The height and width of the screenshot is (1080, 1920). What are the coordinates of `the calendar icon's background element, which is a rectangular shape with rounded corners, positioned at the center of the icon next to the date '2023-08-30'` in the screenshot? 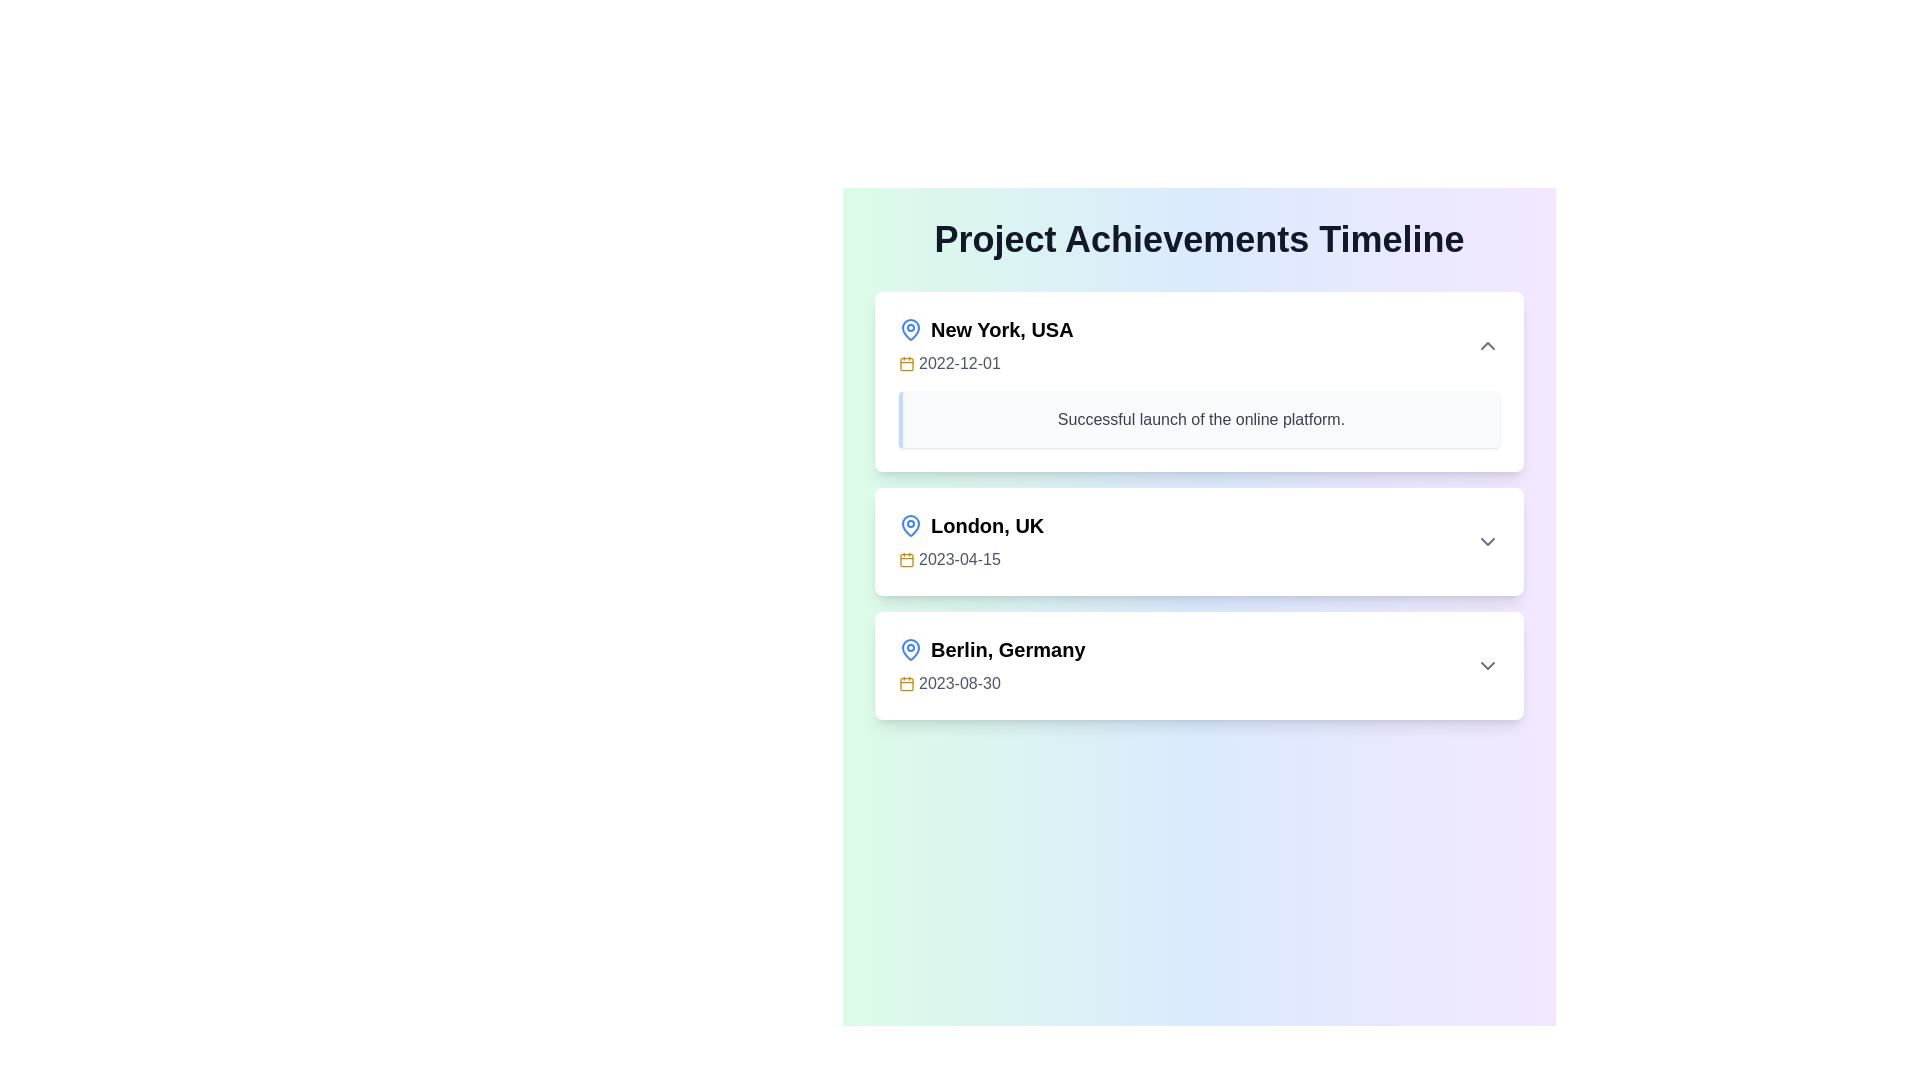 It's located at (906, 682).